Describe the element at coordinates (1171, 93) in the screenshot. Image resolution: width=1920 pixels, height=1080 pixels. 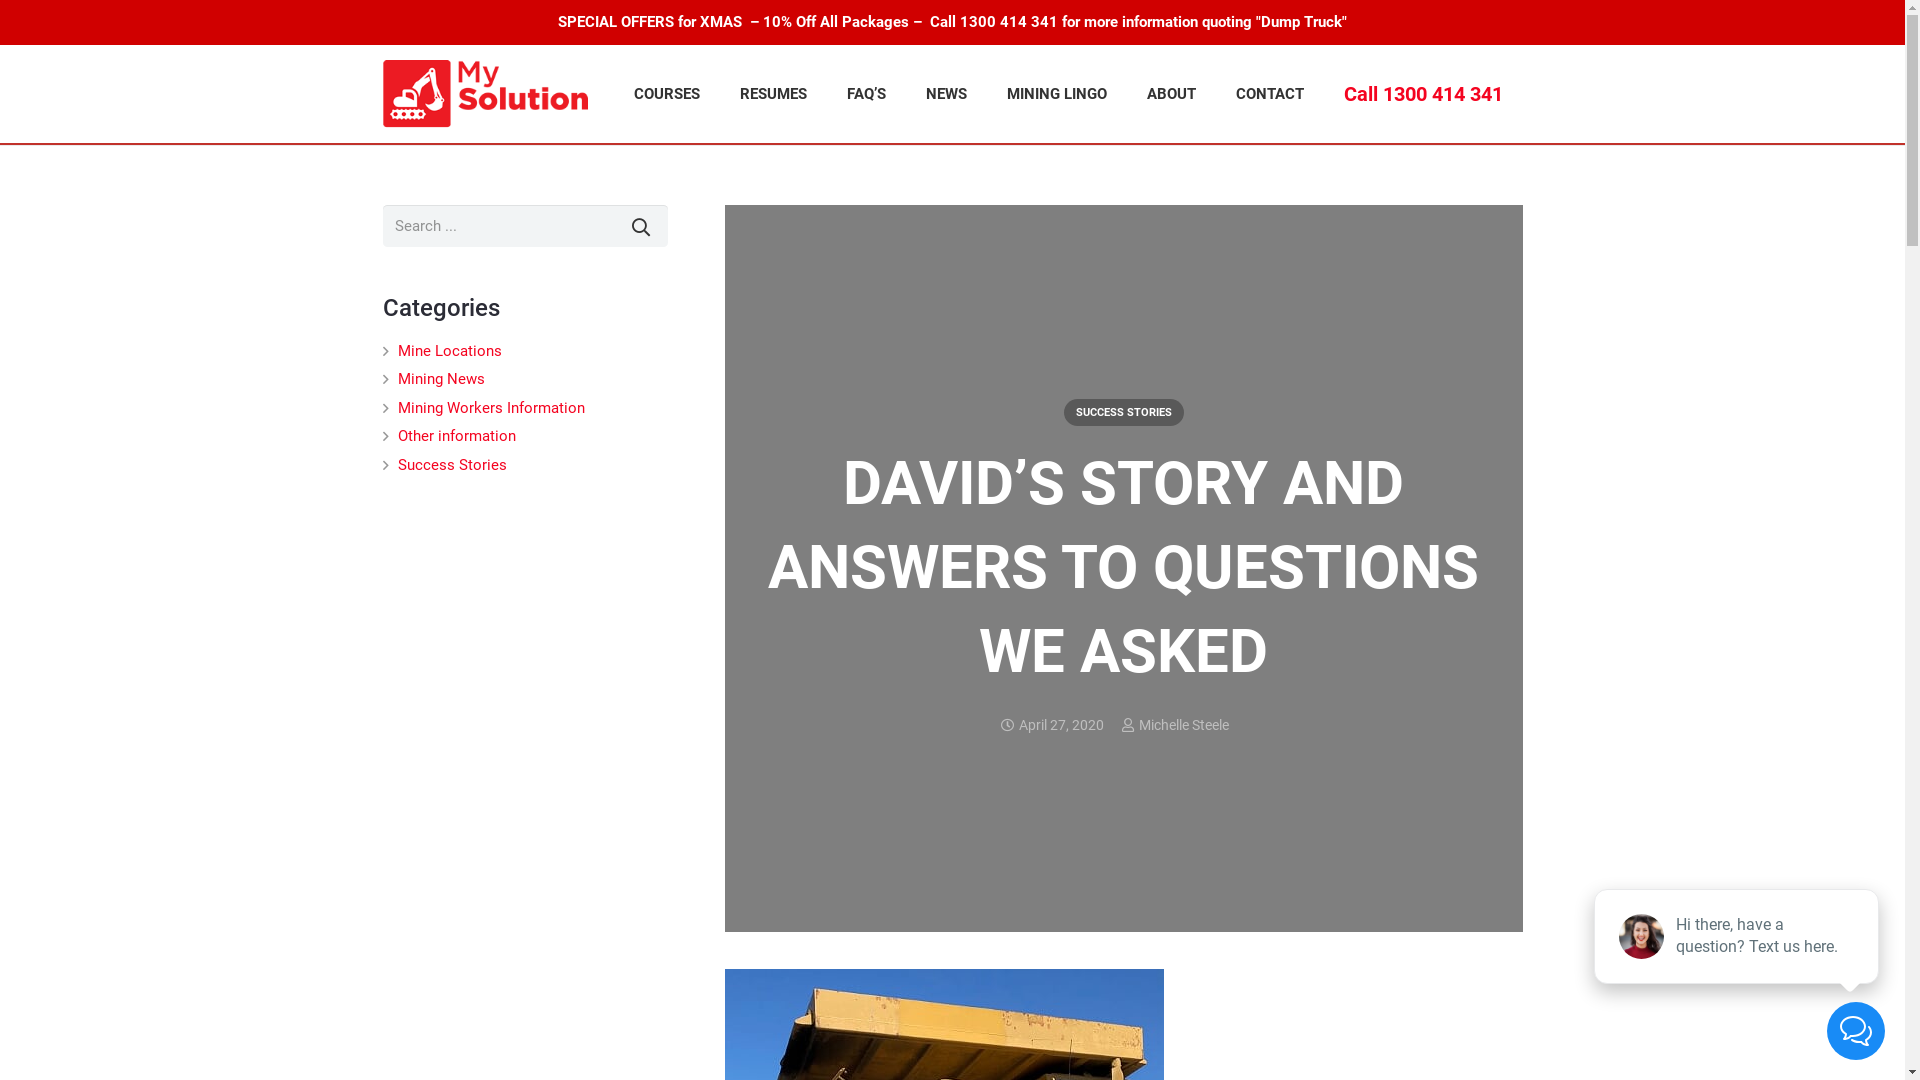
I see `'ABOUT'` at that location.